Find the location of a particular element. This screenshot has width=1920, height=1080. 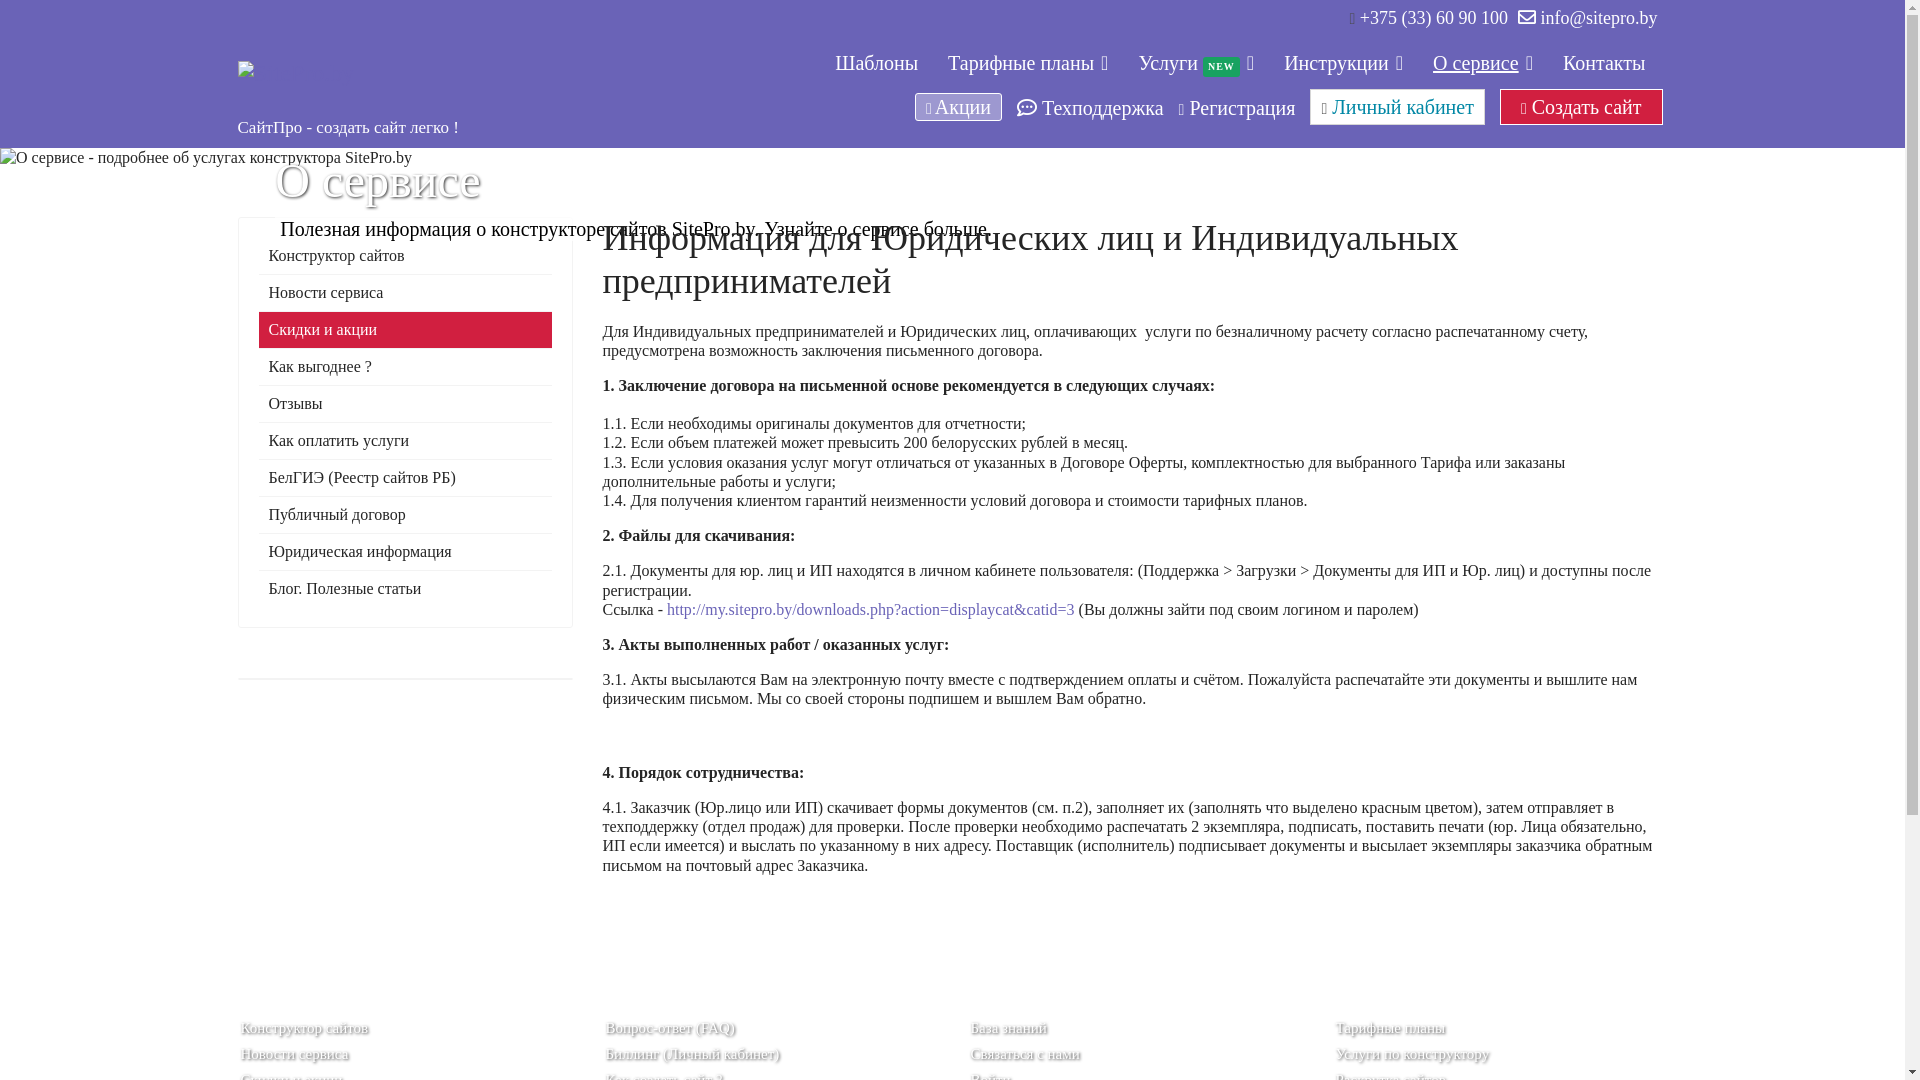

'info@sitepro.by' is located at coordinates (1597, 18).